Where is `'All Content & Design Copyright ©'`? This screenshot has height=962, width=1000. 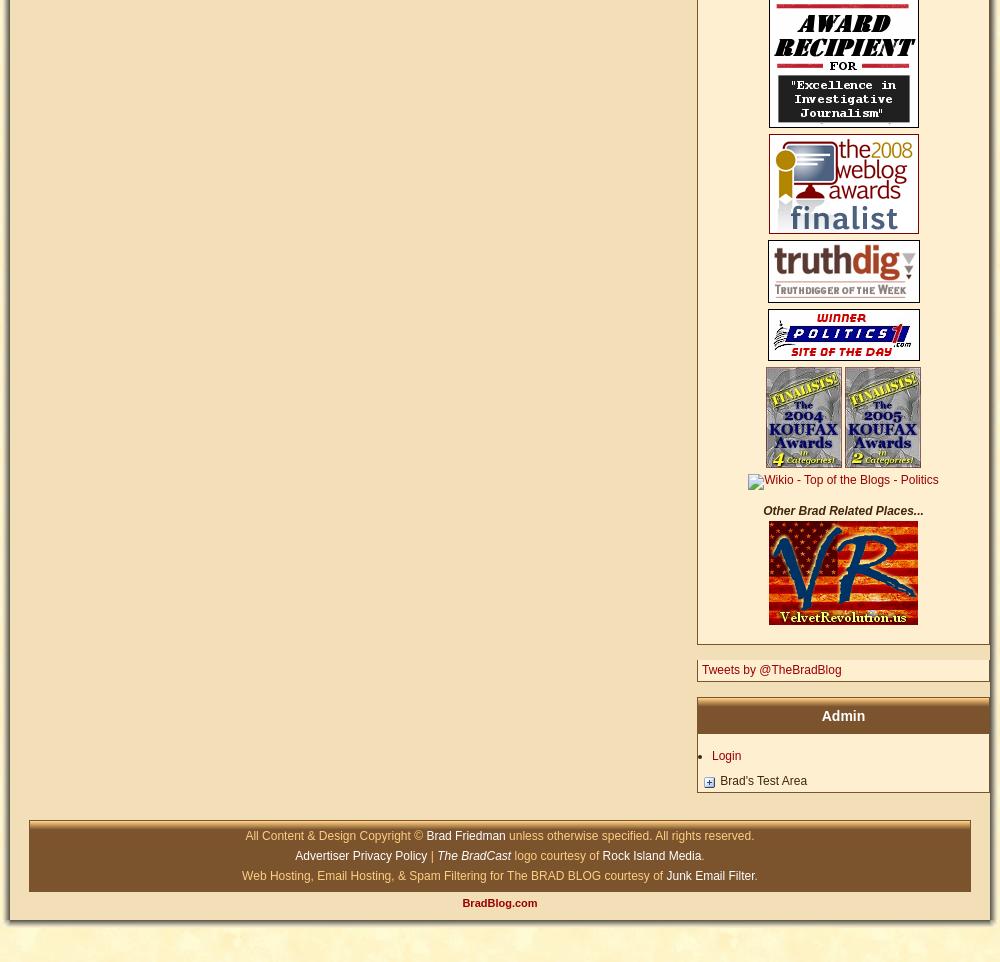
'All Content & Design Copyright ©' is located at coordinates (244, 835).